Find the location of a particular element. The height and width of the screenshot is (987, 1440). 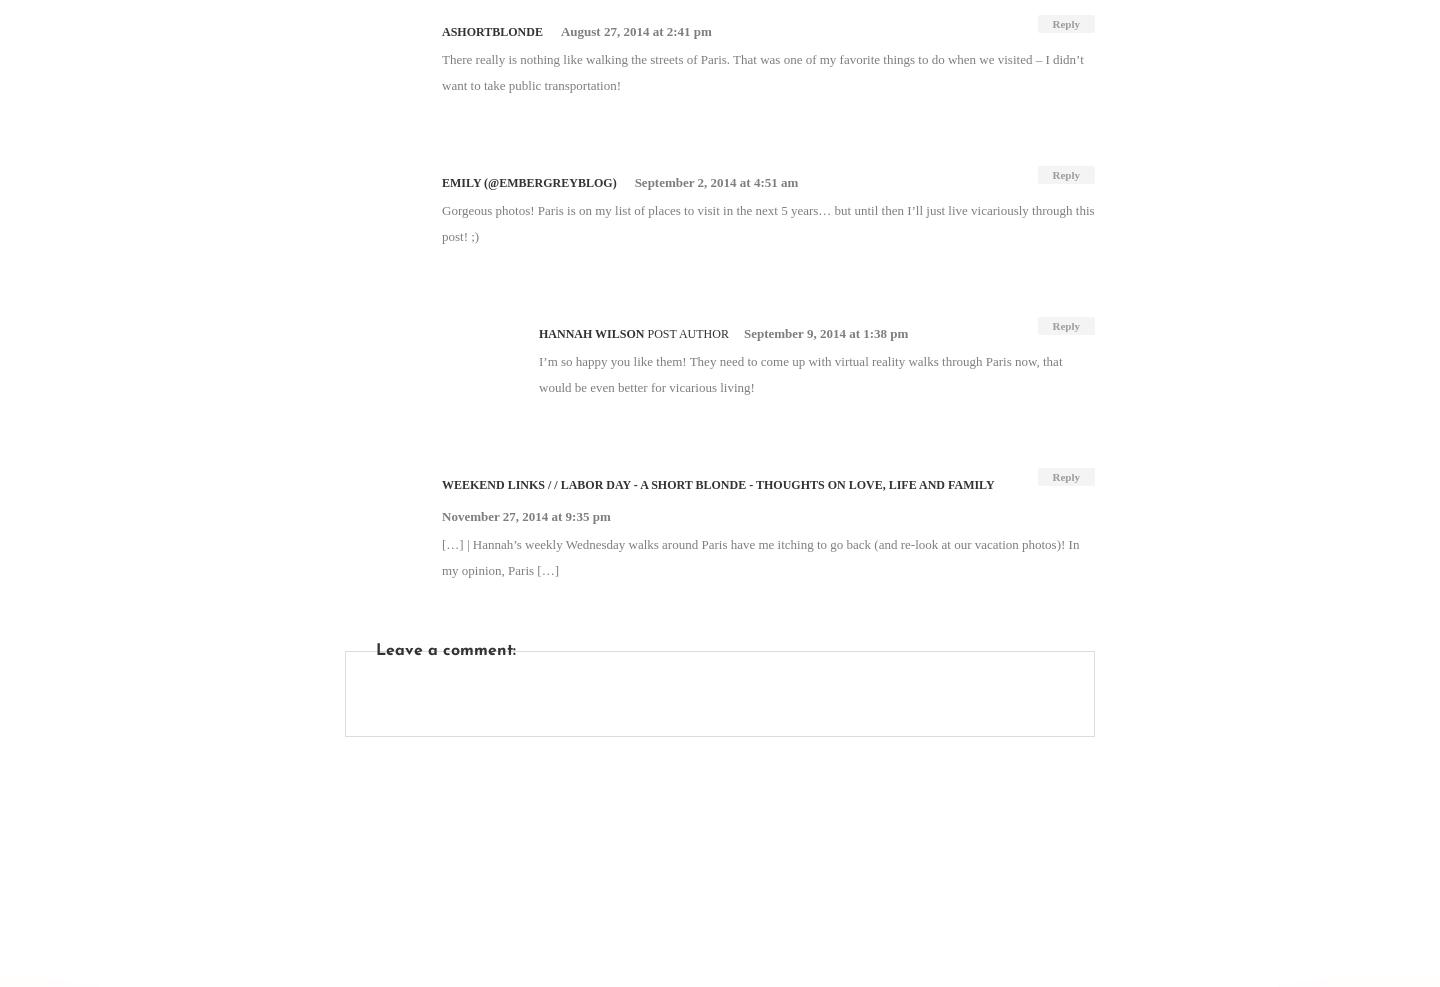

'I’m so happy you like them!  They need to come up with virtual reality walks through Paris now, that would be even better for vicarious living!' is located at coordinates (537, 373).